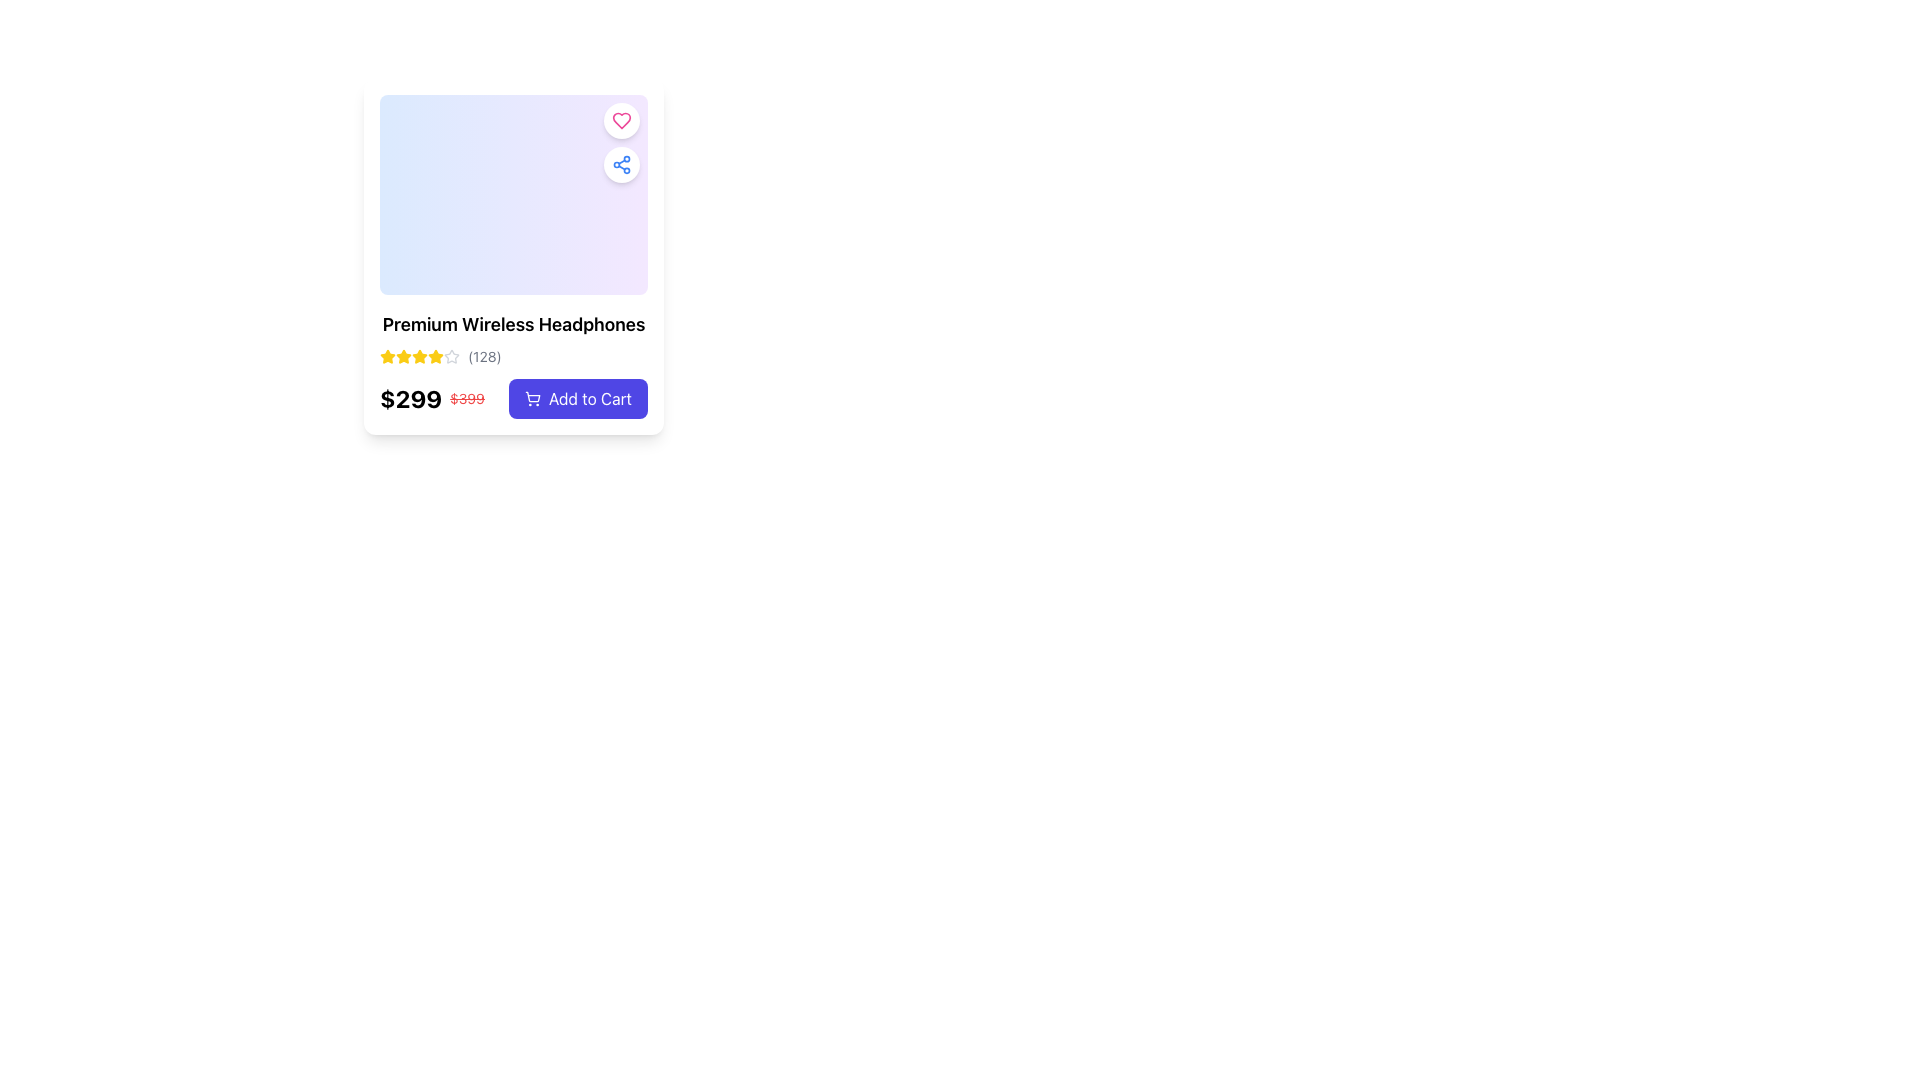  I want to click on the heart icon located at the top-right corner of the product card to favorite the item, so click(621, 120).